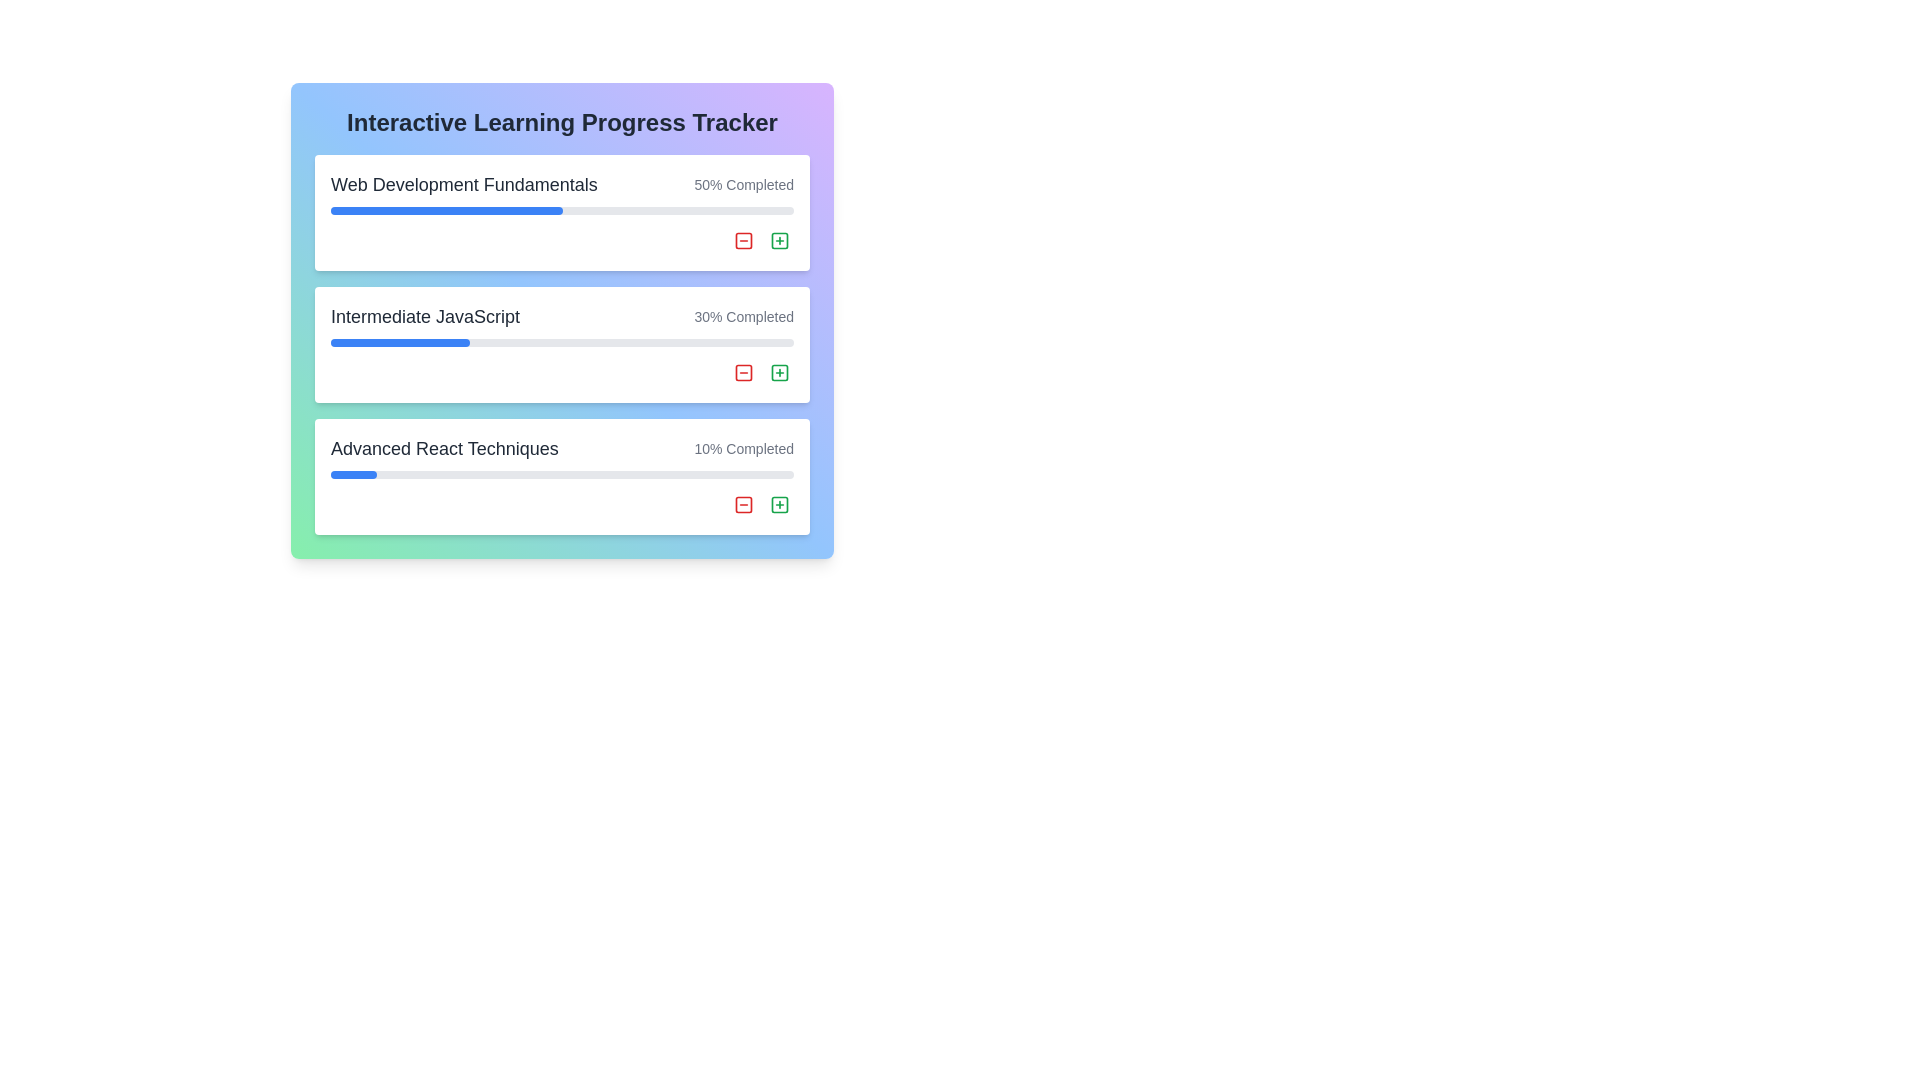 This screenshot has width=1920, height=1080. I want to click on the progress visually indicated by the progress bar component for the 'Intermediate JavaScript' task, which shows 30% completion, so click(400, 342).